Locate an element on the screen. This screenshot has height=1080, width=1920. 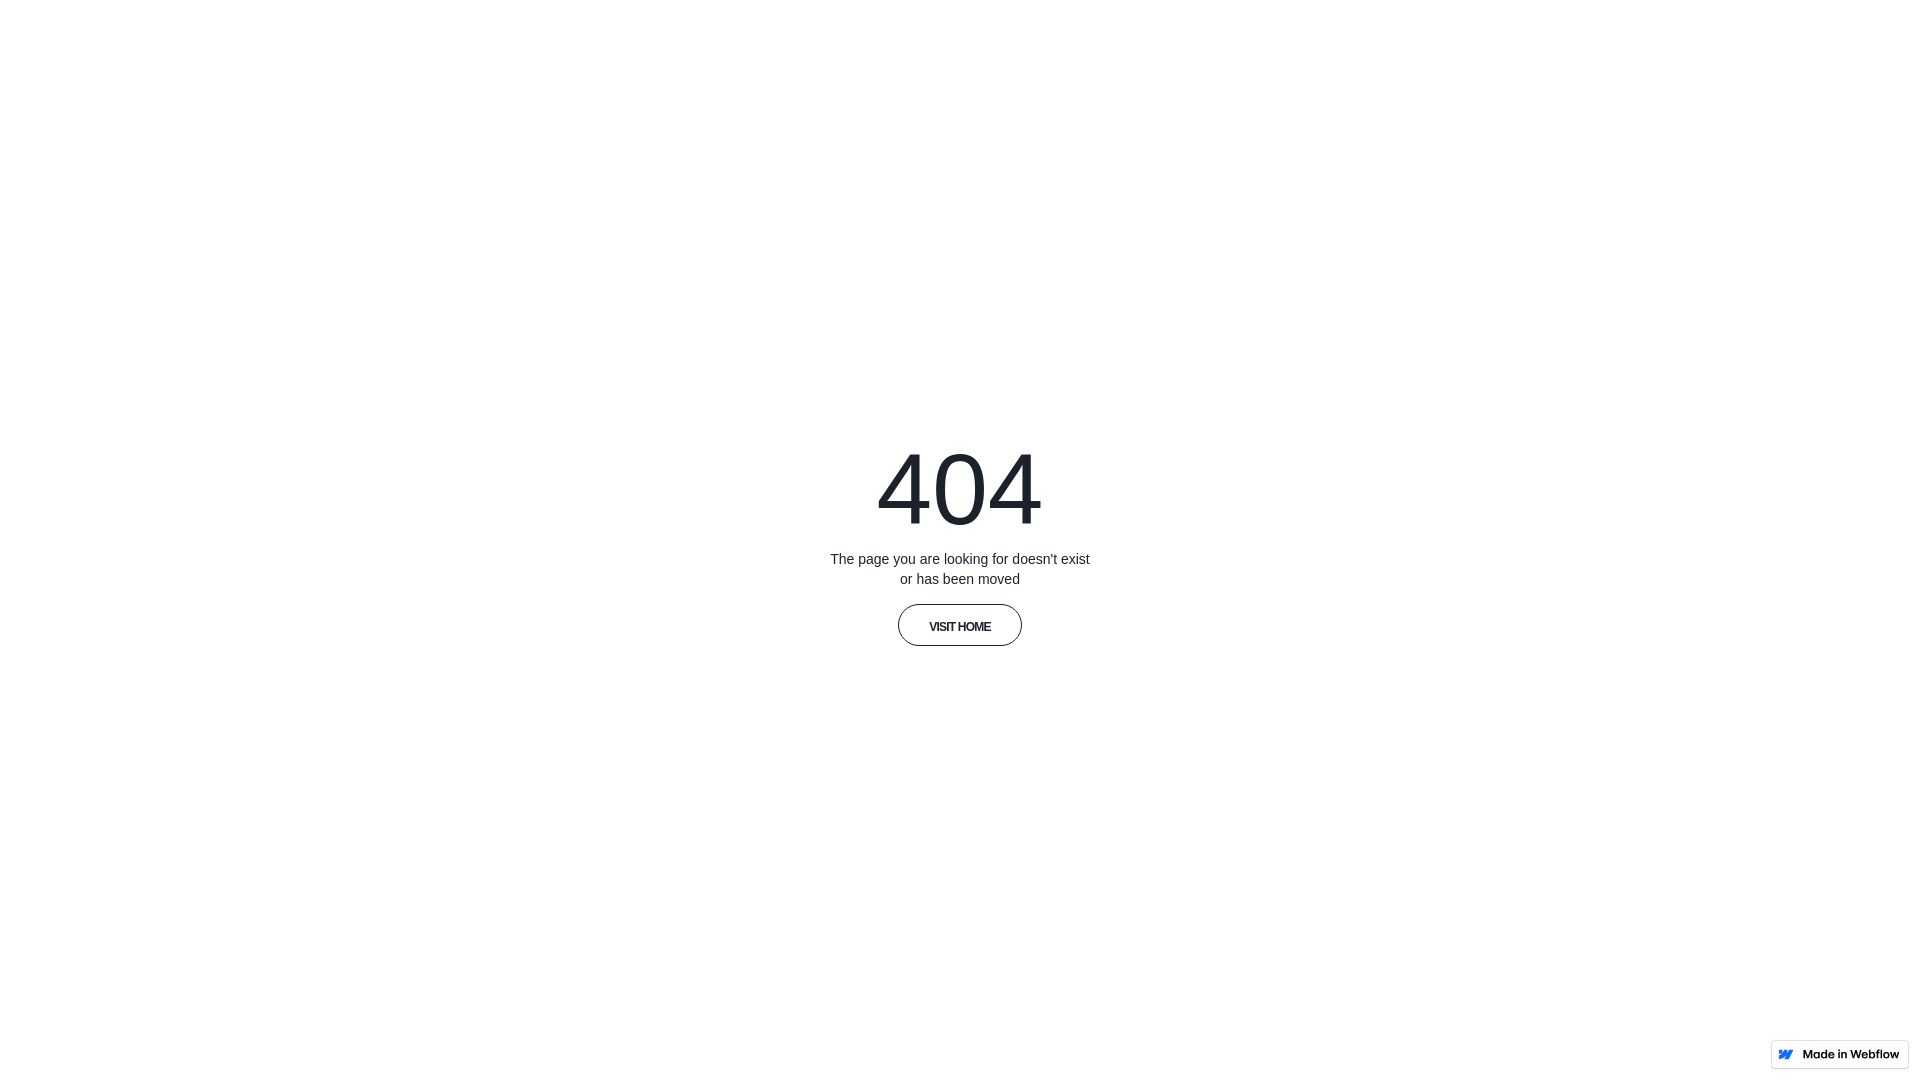
'VISIT HOME' is located at coordinates (958, 623).